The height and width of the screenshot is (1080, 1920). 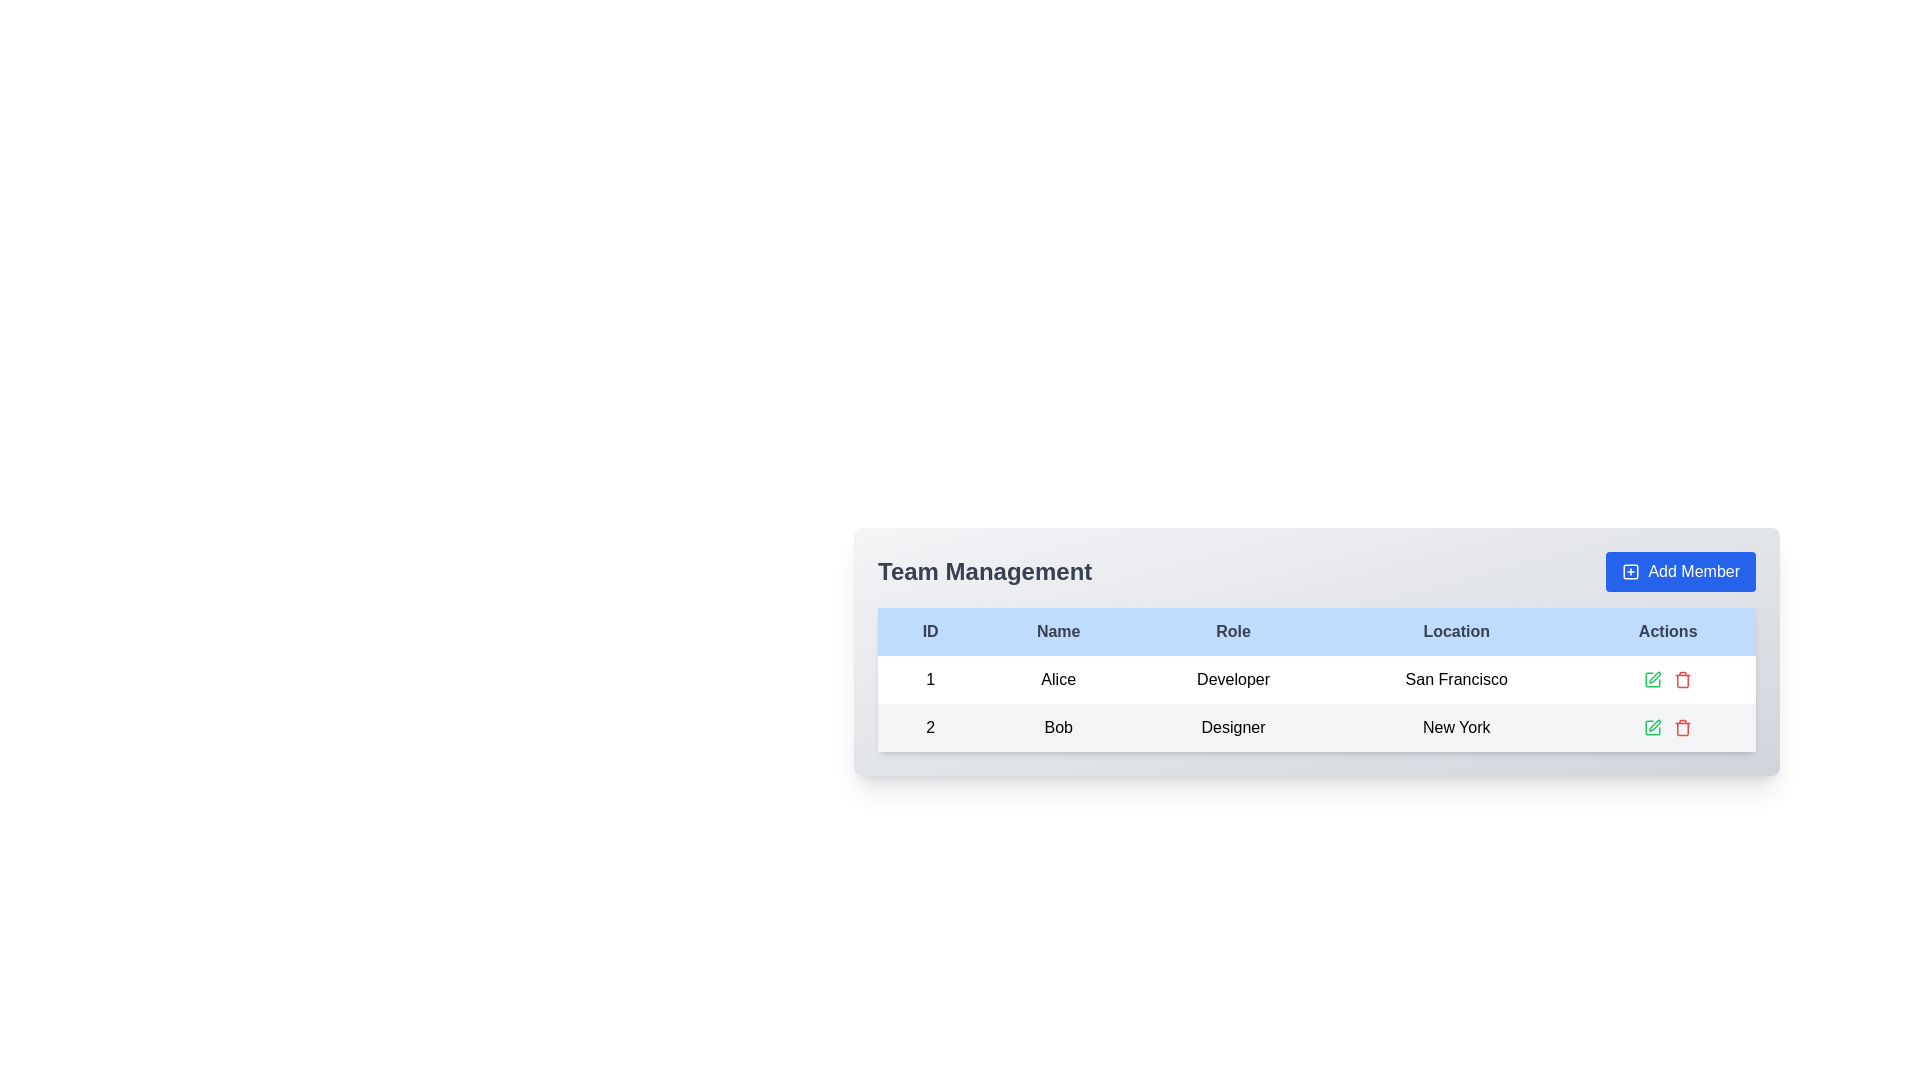 What do you see at coordinates (1655, 725) in the screenshot?
I see `the edit icon in the 'Actions' column of the second row in the 'Team Management' table` at bounding box center [1655, 725].